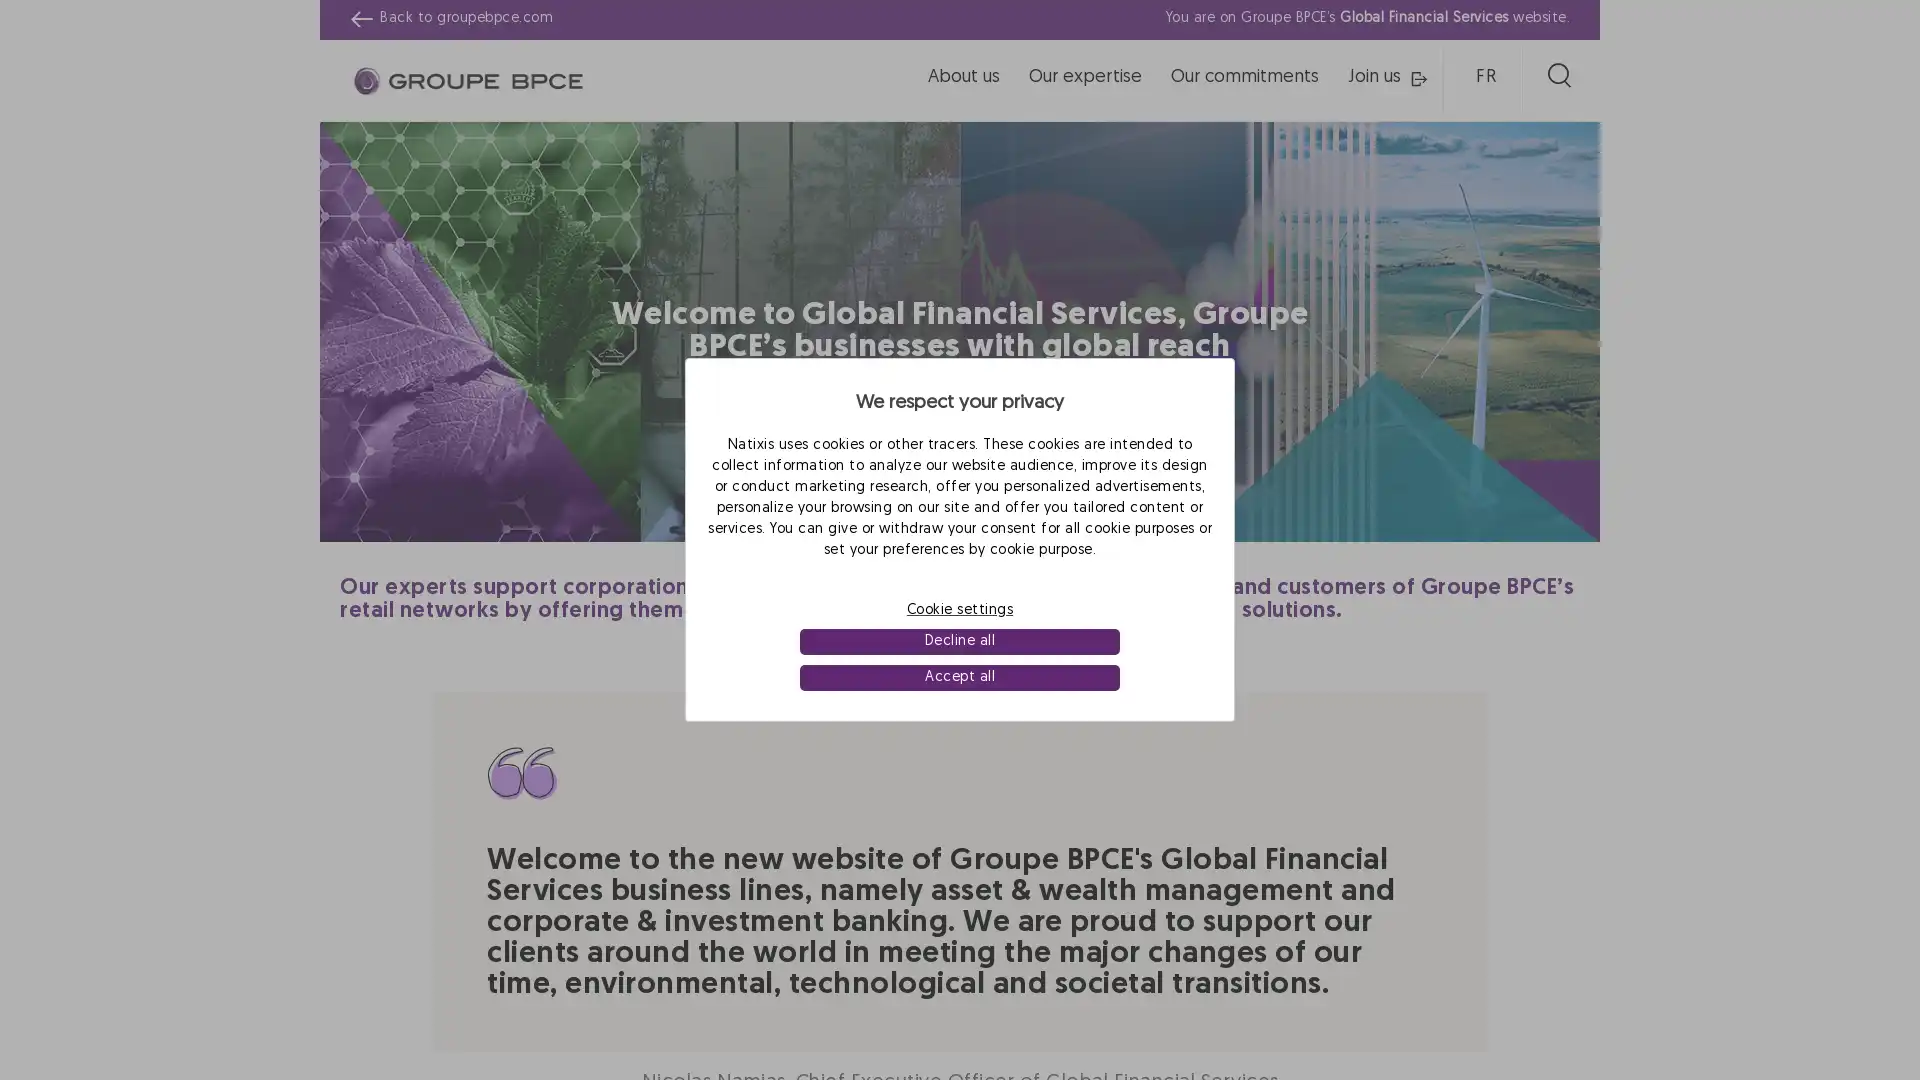  I want to click on Decline all, so click(958, 641).